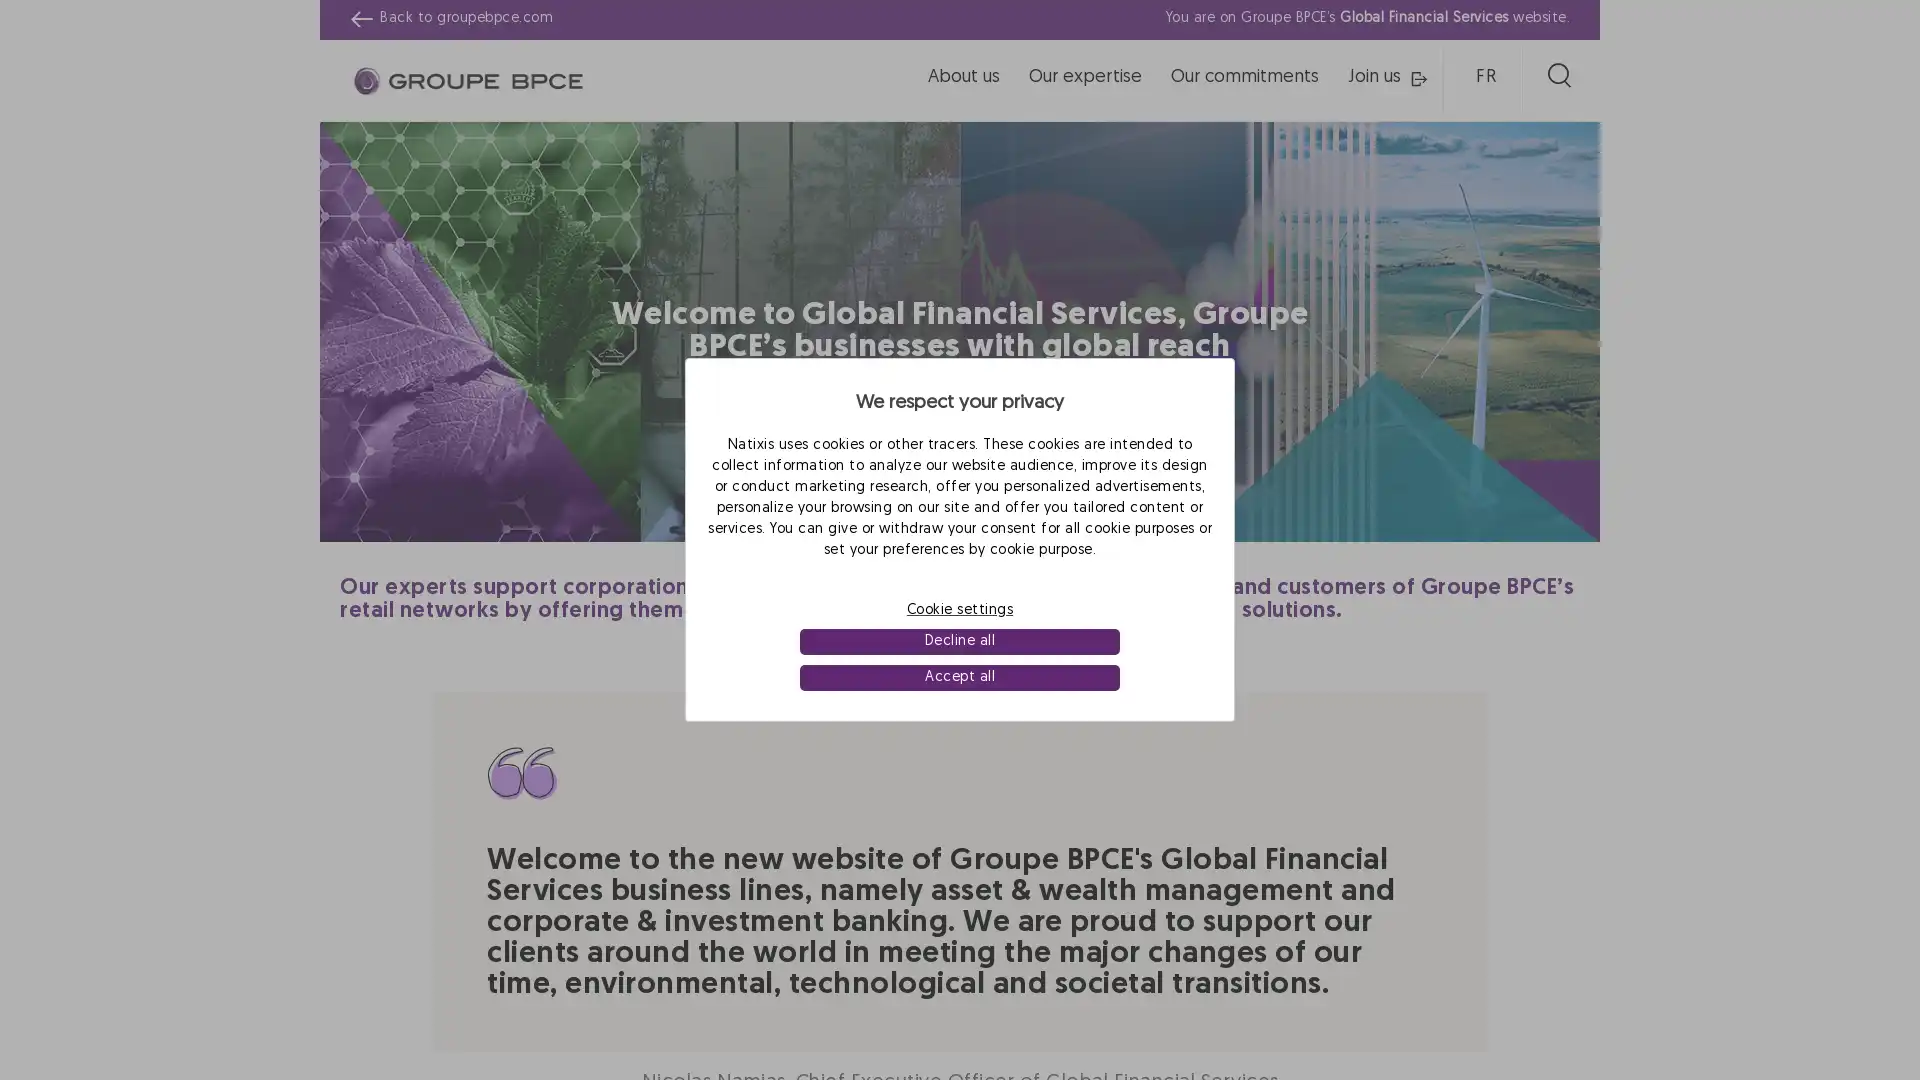  I want to click on Decline all, so click(958, 641).